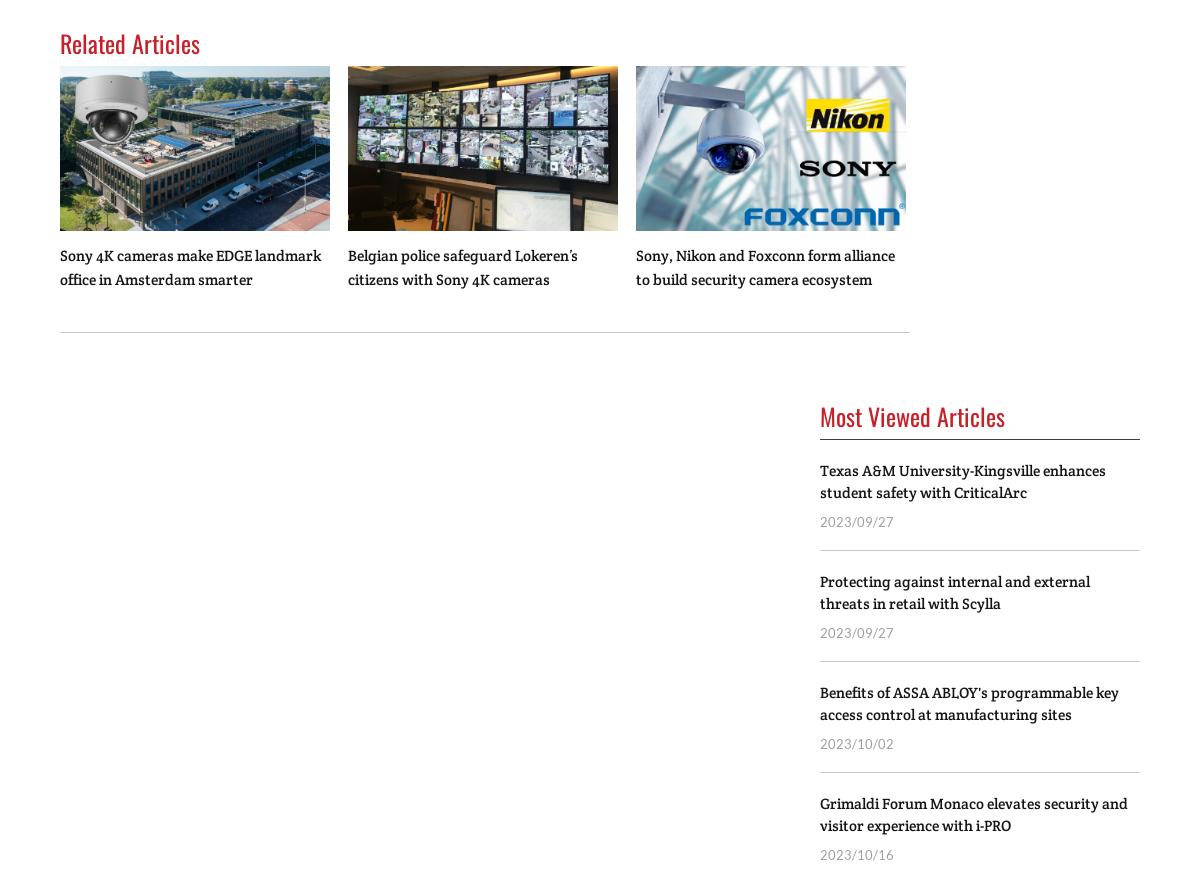 This screenshot has height=872, width=1200. Describe the element at coordinates (818, 814) in the screenshot. I see `'Grimaldi Forum Monaco elevates security and visitor experience with i-PRO'` at that location.